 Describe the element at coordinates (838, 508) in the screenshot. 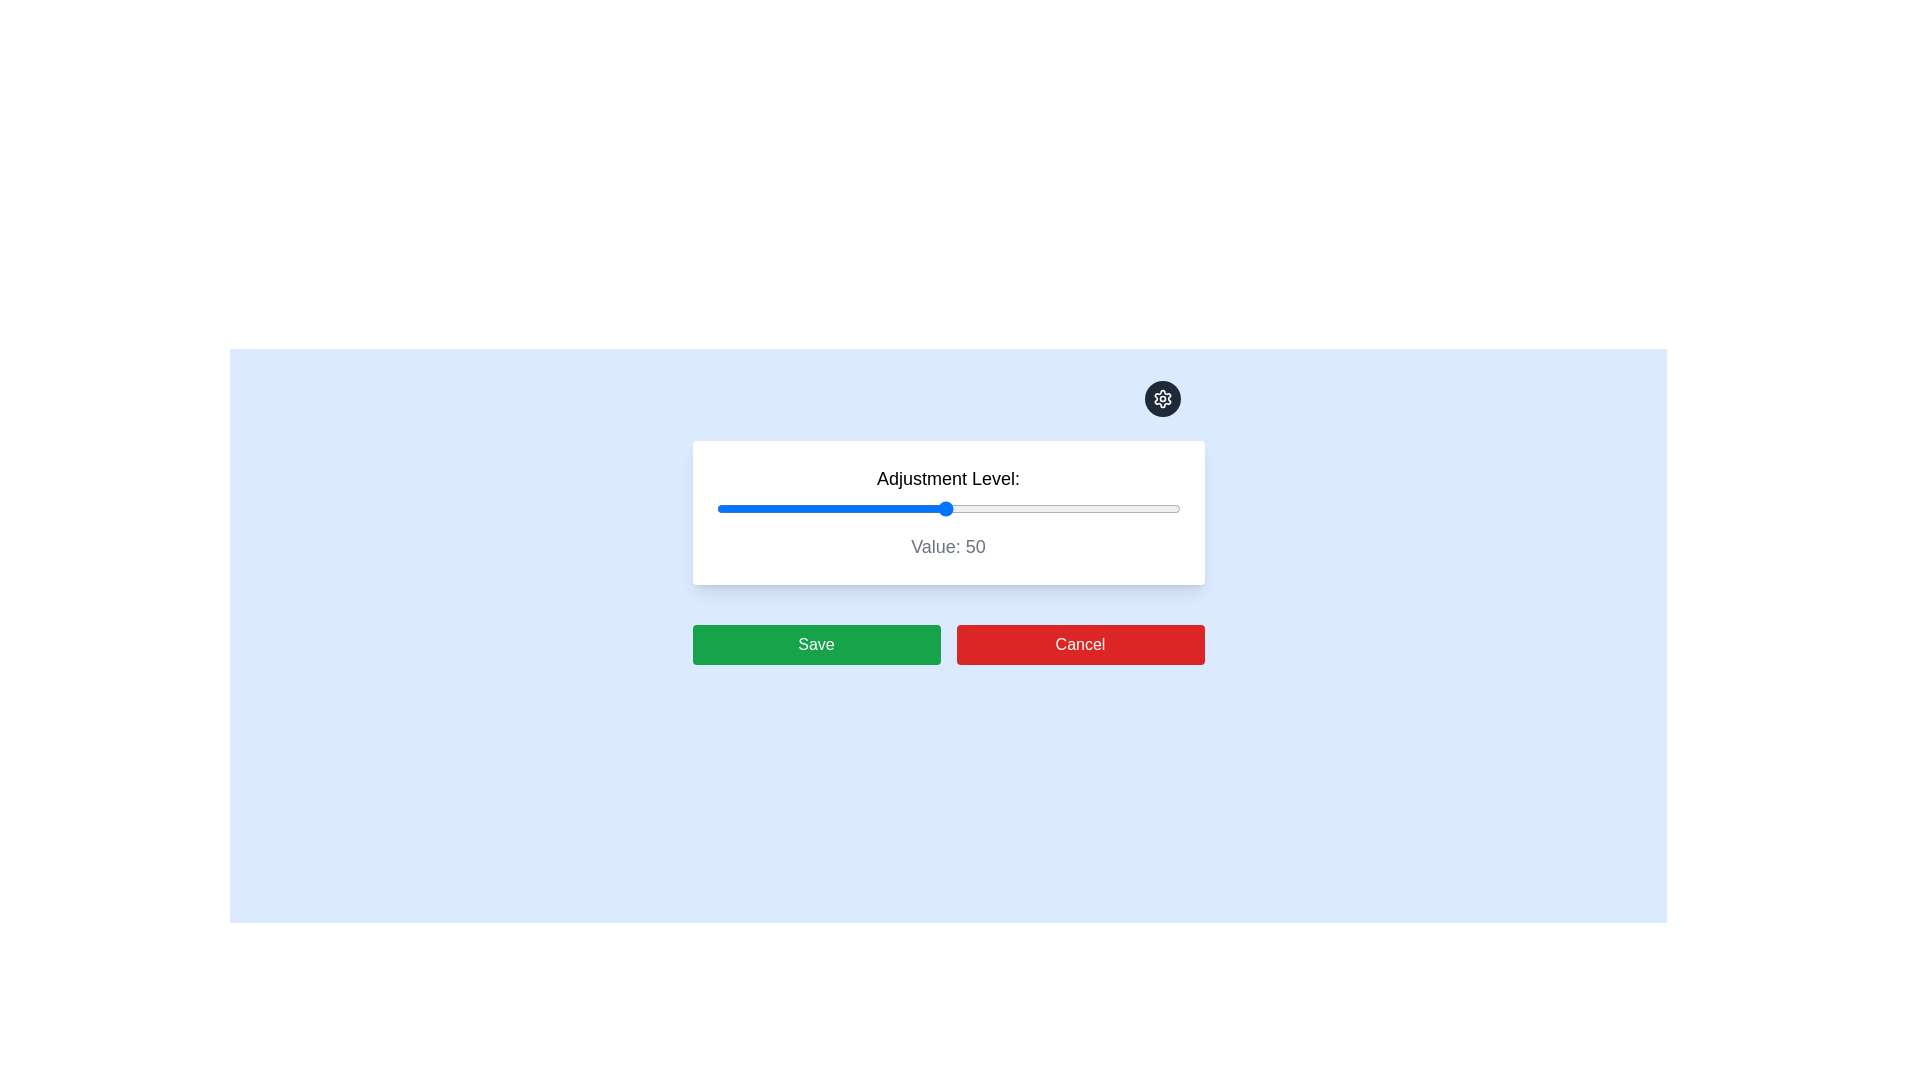

I see `the adjustment level` at that location.